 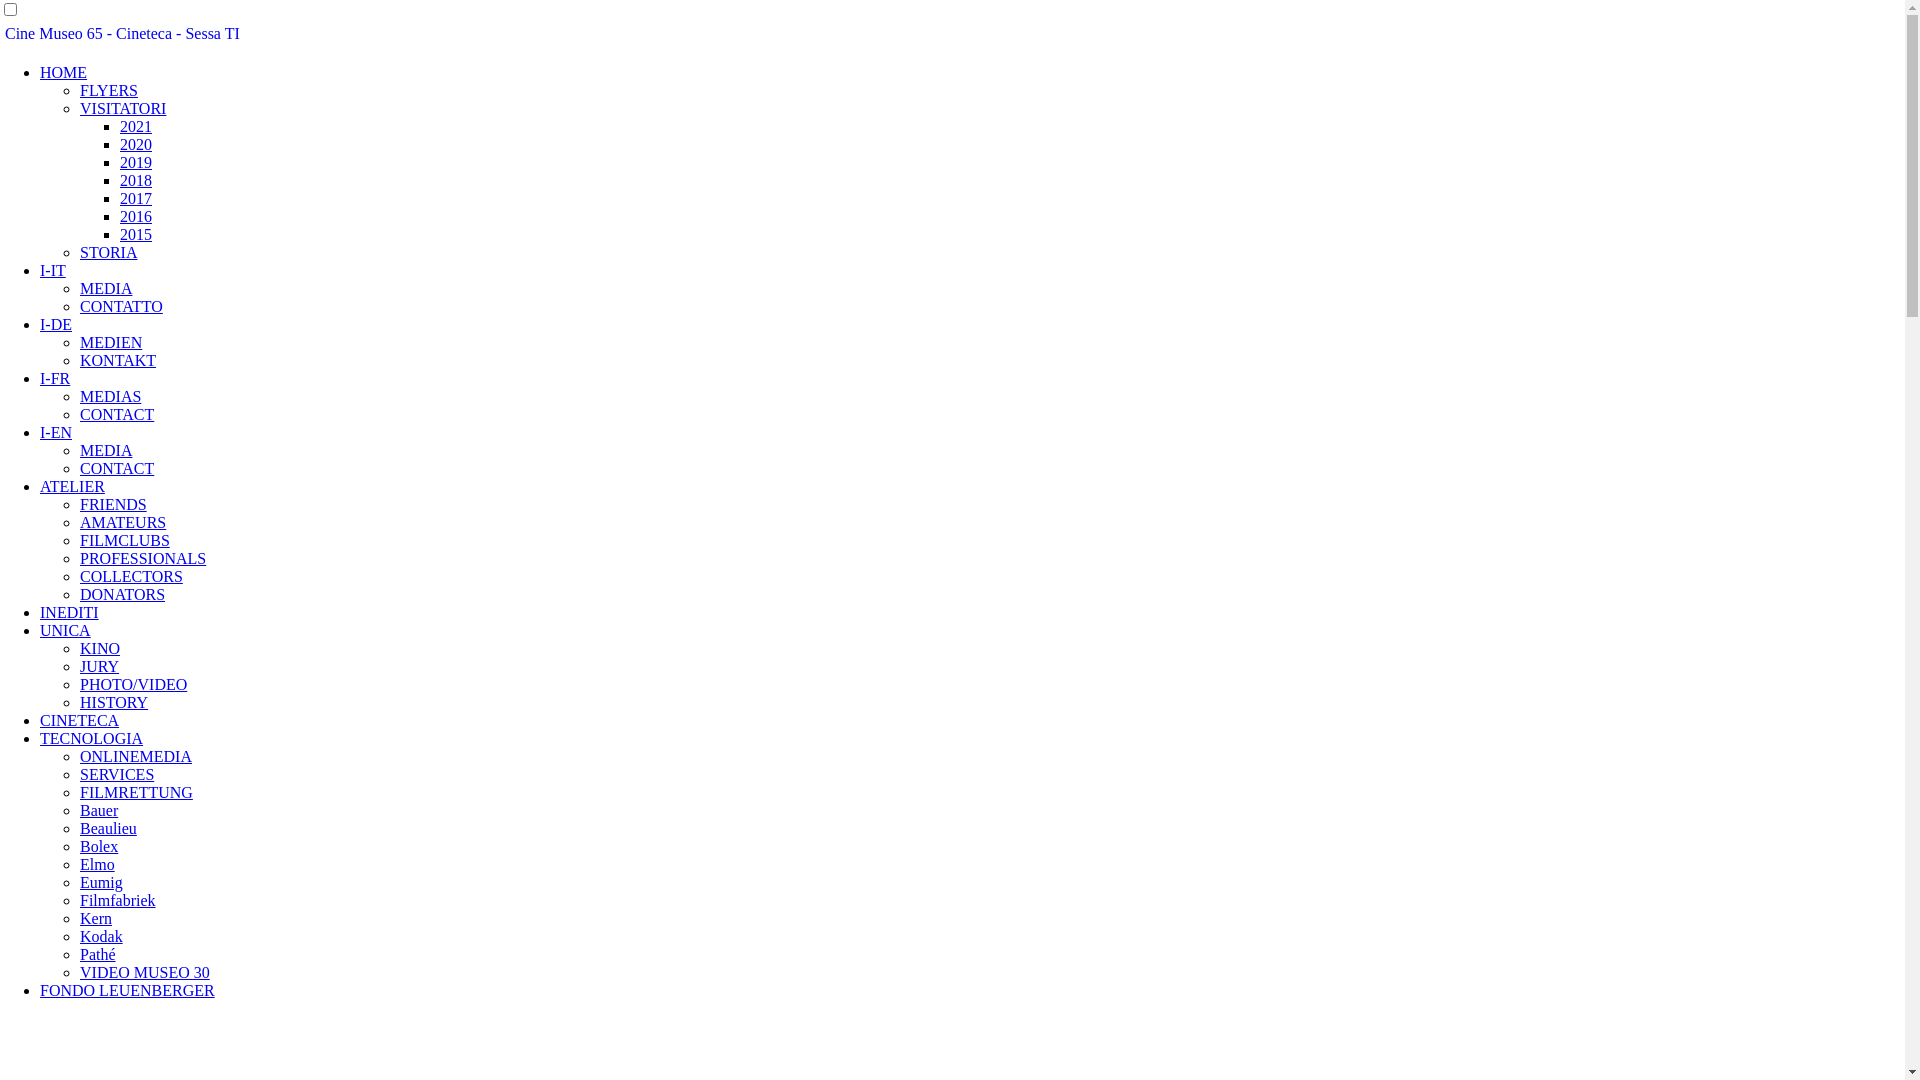 I want to click on 'STORIA', so click(x=108, y=251).